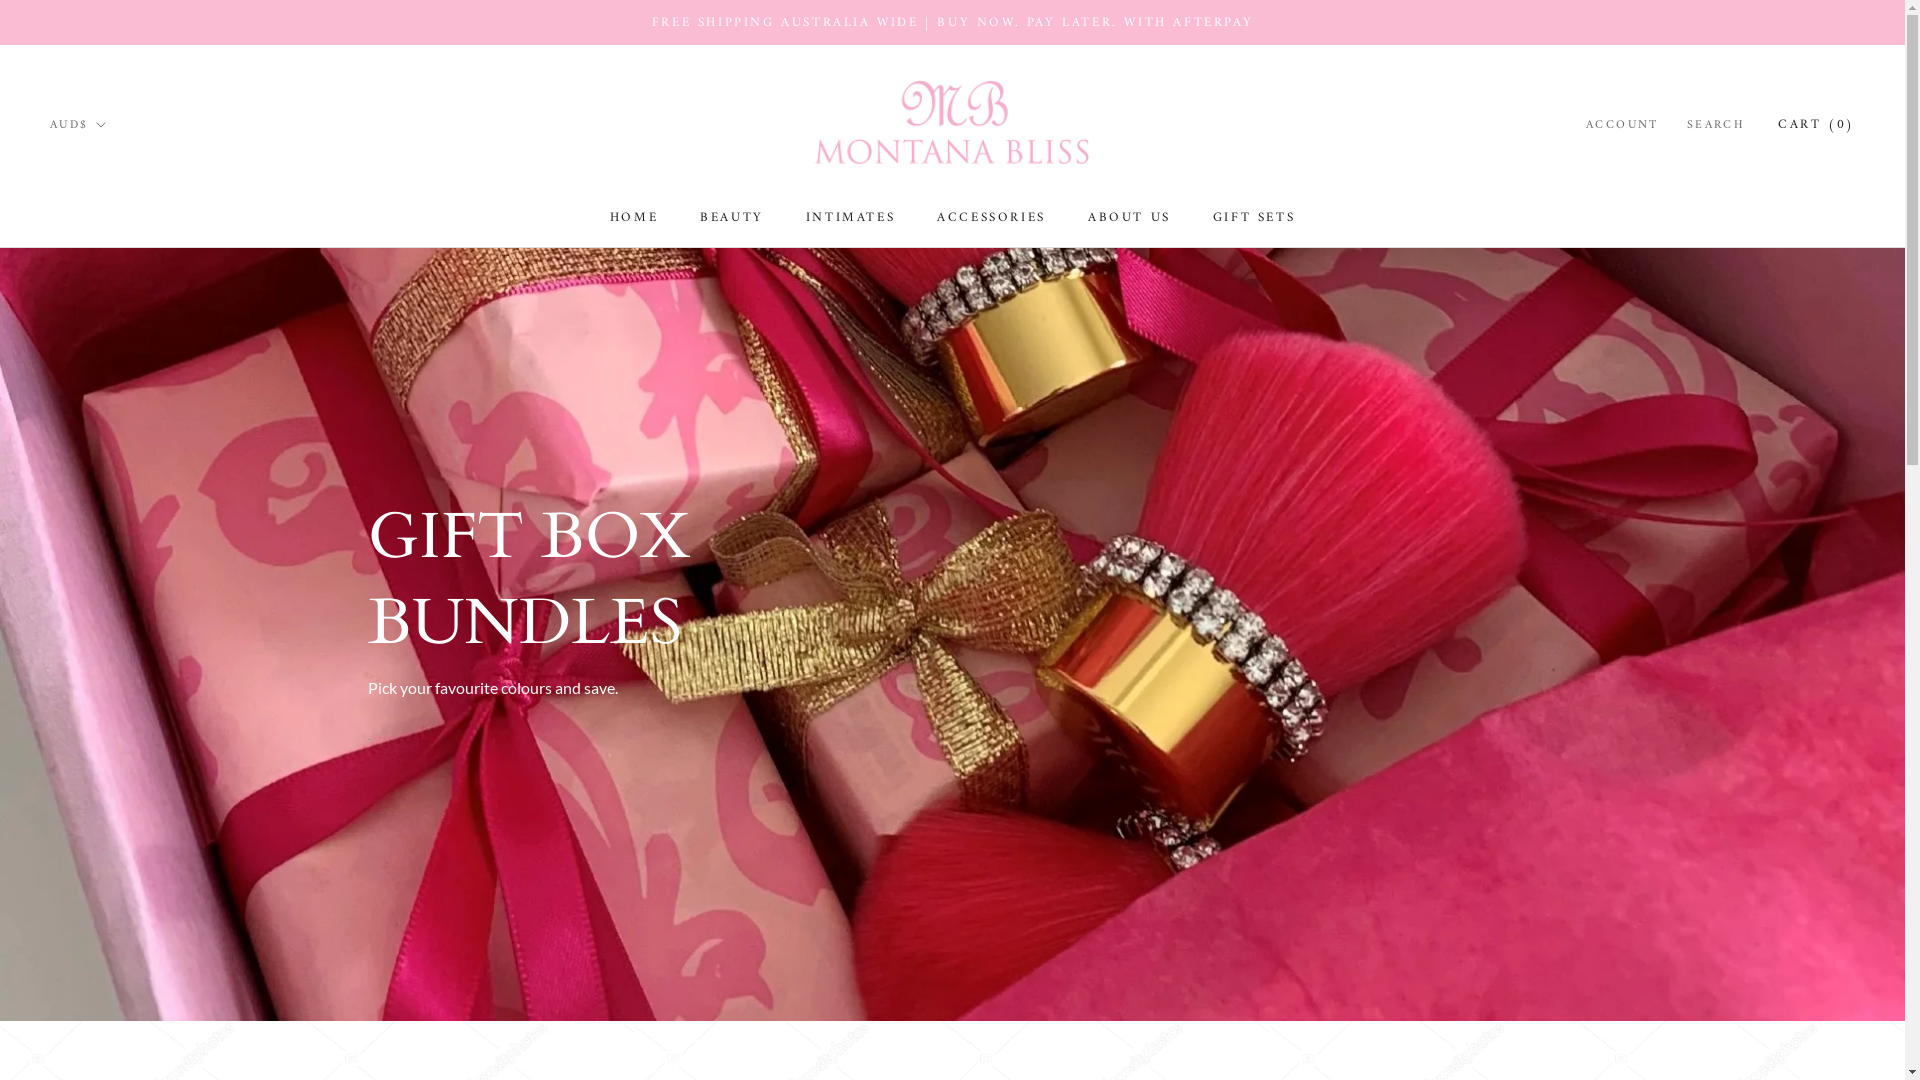  Describe the element at coordinates (1816, 124) in the screenshot. I see `'CART (0)'` at that location.